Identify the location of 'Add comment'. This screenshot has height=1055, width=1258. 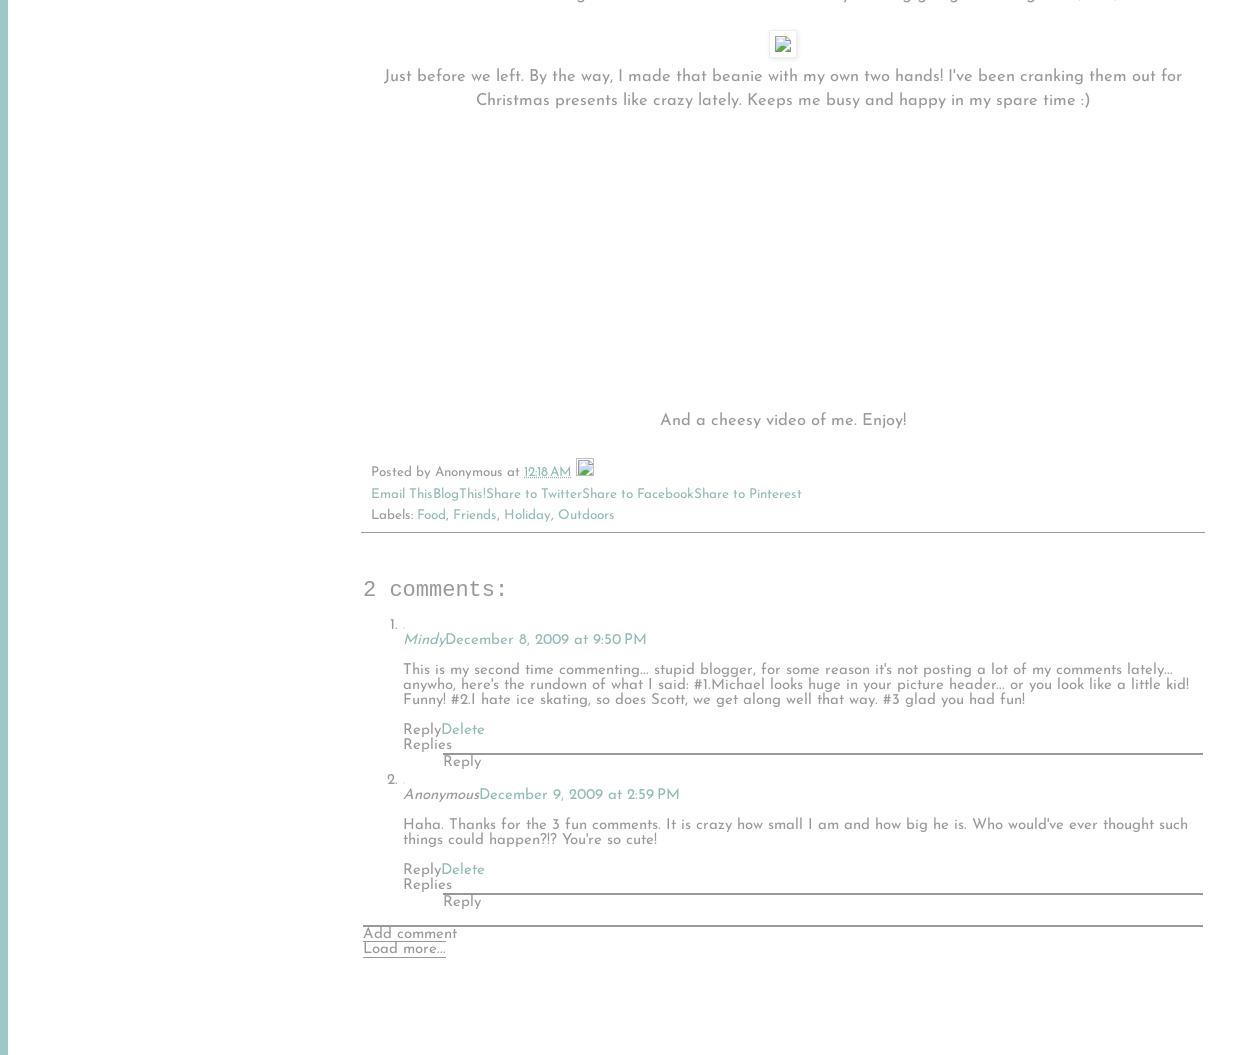
(408, 932).